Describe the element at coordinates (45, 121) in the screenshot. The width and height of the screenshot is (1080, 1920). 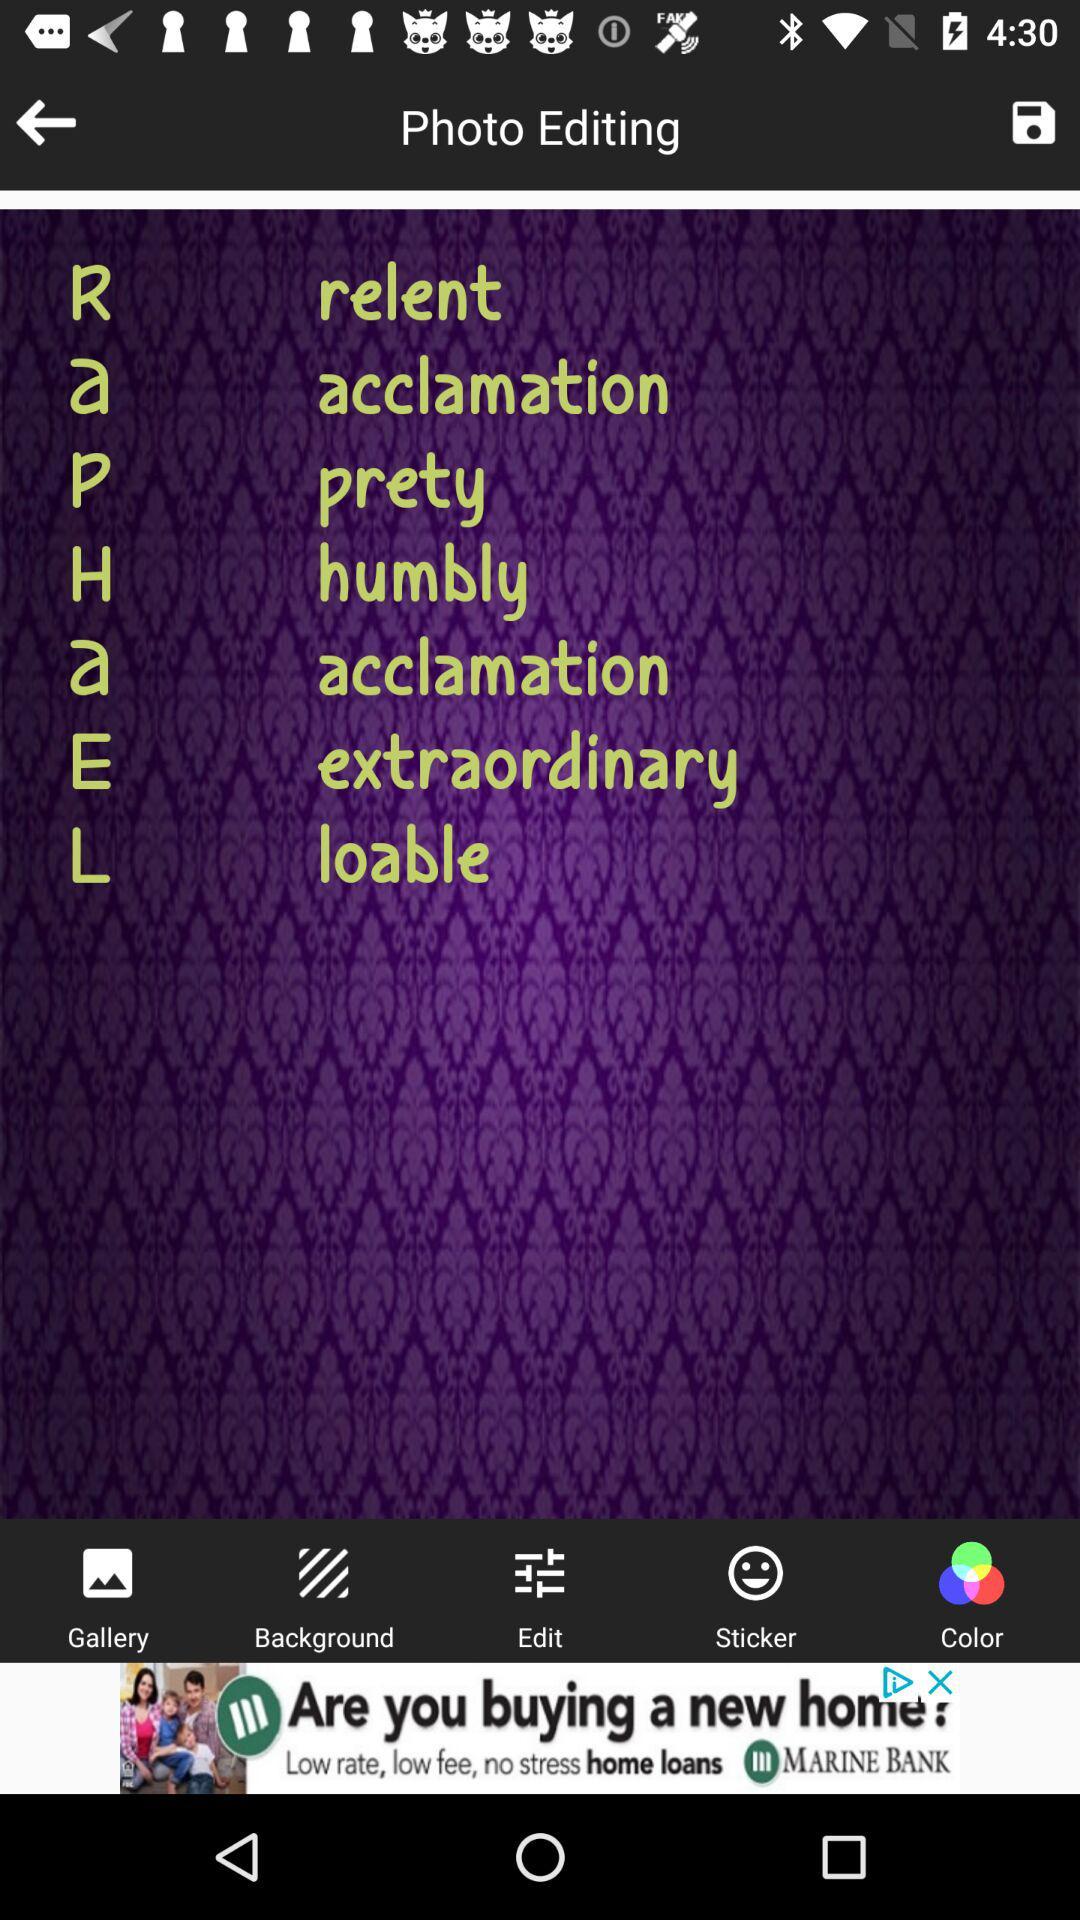
I see `the arrow_backward icon` at that location.